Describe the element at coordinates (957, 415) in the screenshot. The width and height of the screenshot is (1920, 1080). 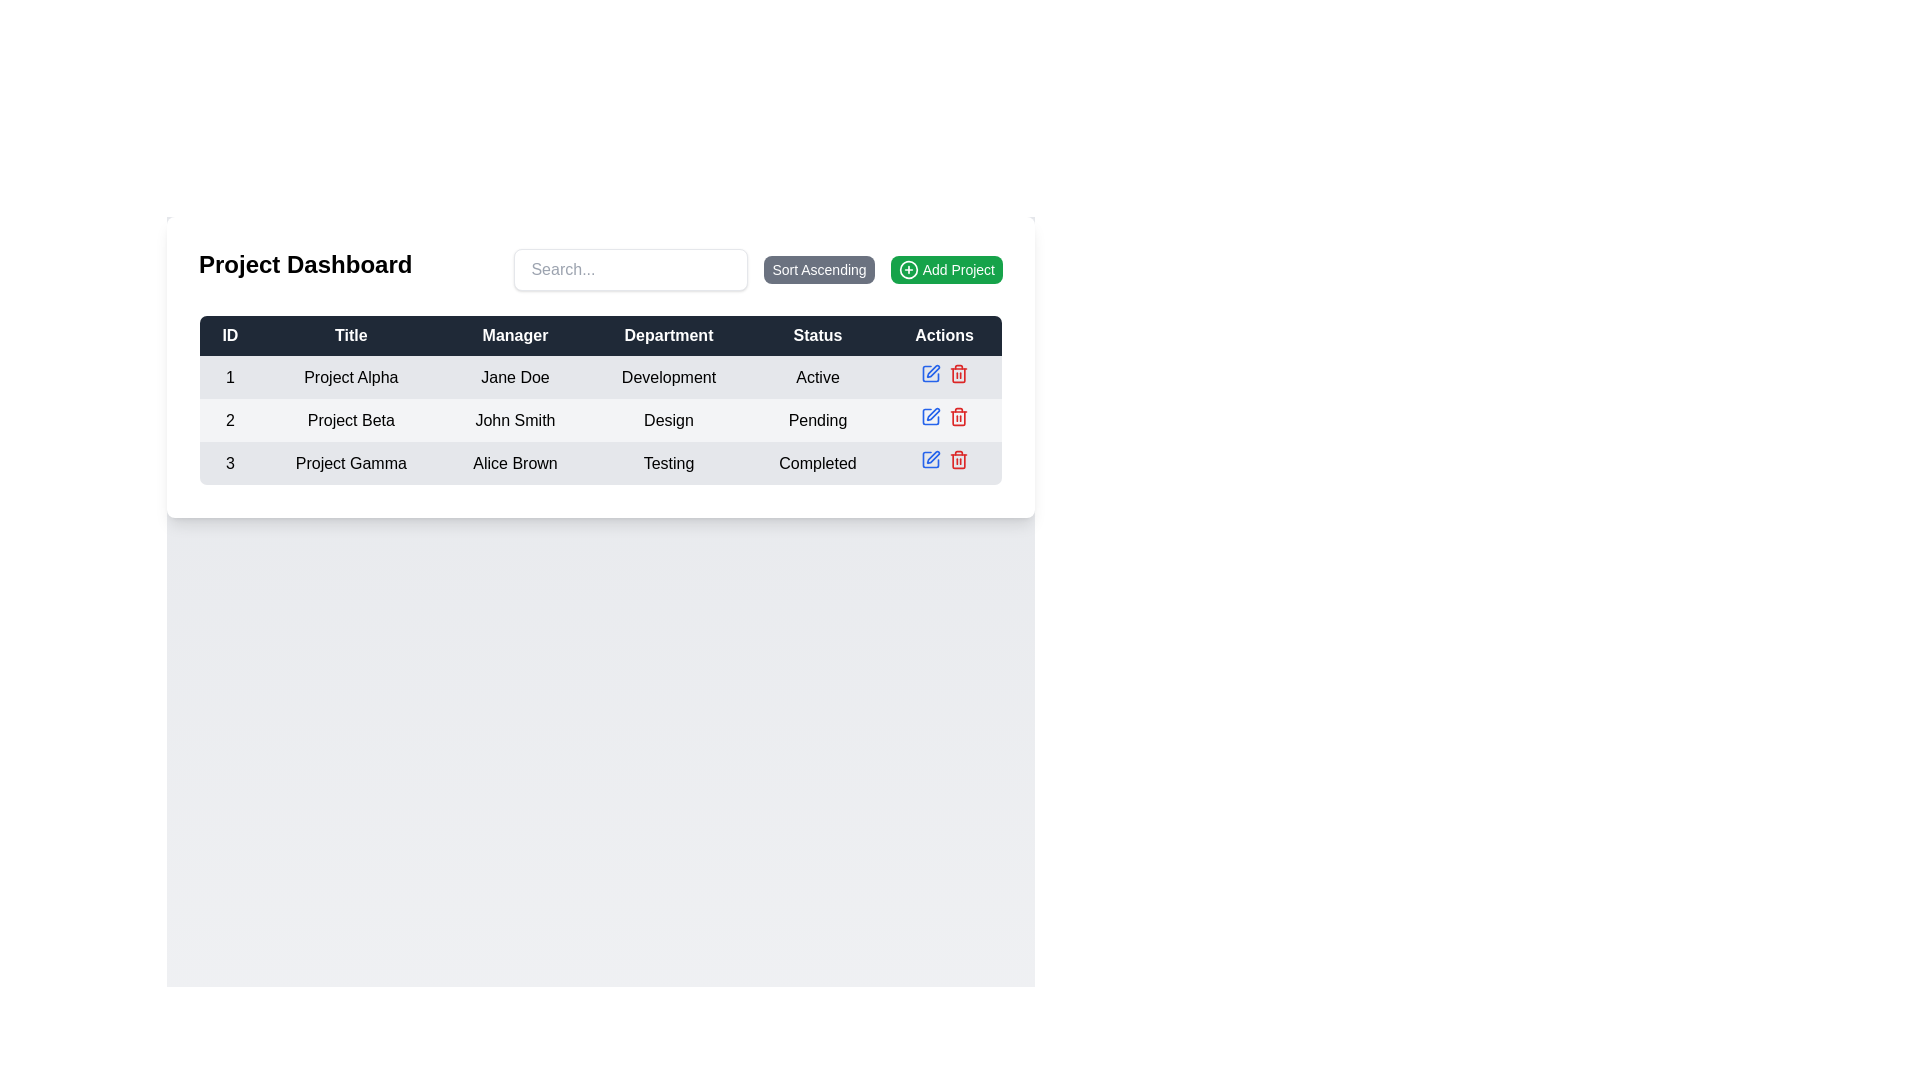
I see `the delete icon located in the 'Actions' column of the second row of the table` at that location.